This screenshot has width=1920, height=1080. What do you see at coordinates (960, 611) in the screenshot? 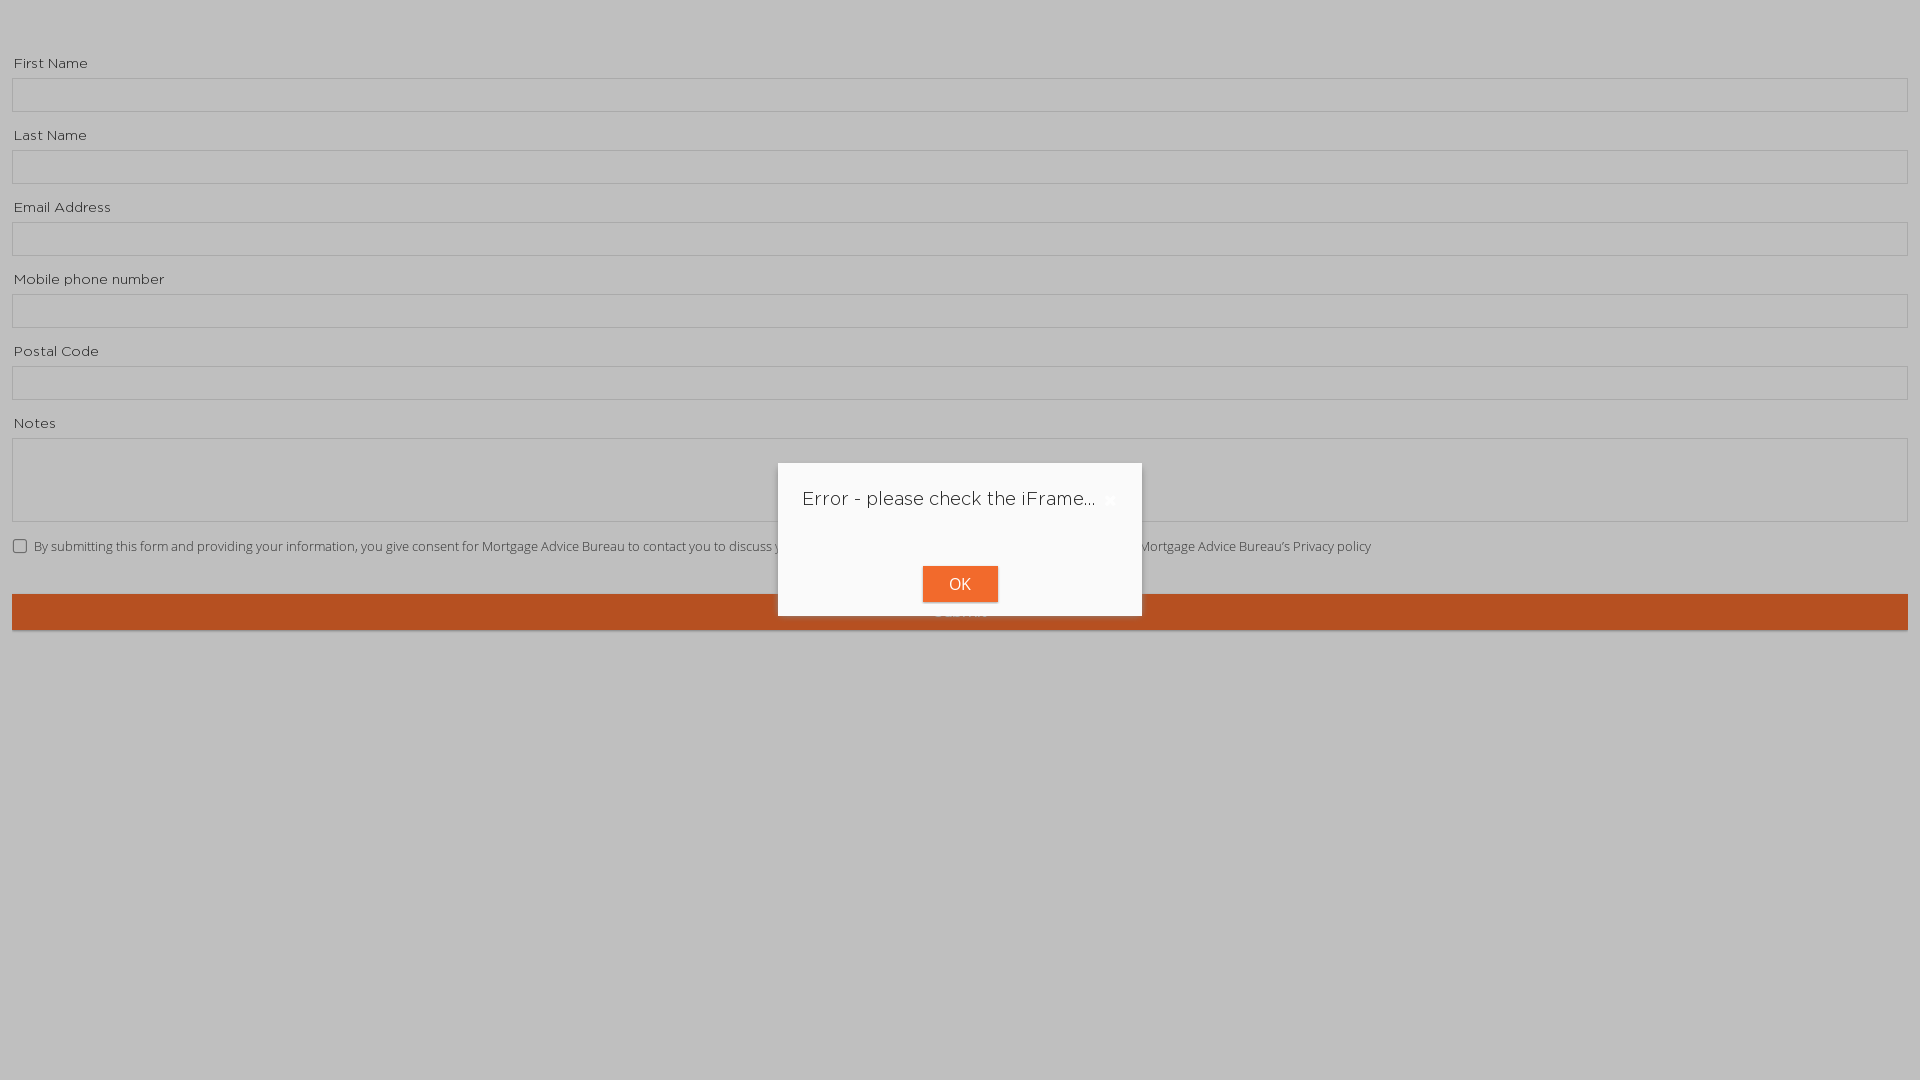
I see `'Submit'` at bounding box center [960, 611].